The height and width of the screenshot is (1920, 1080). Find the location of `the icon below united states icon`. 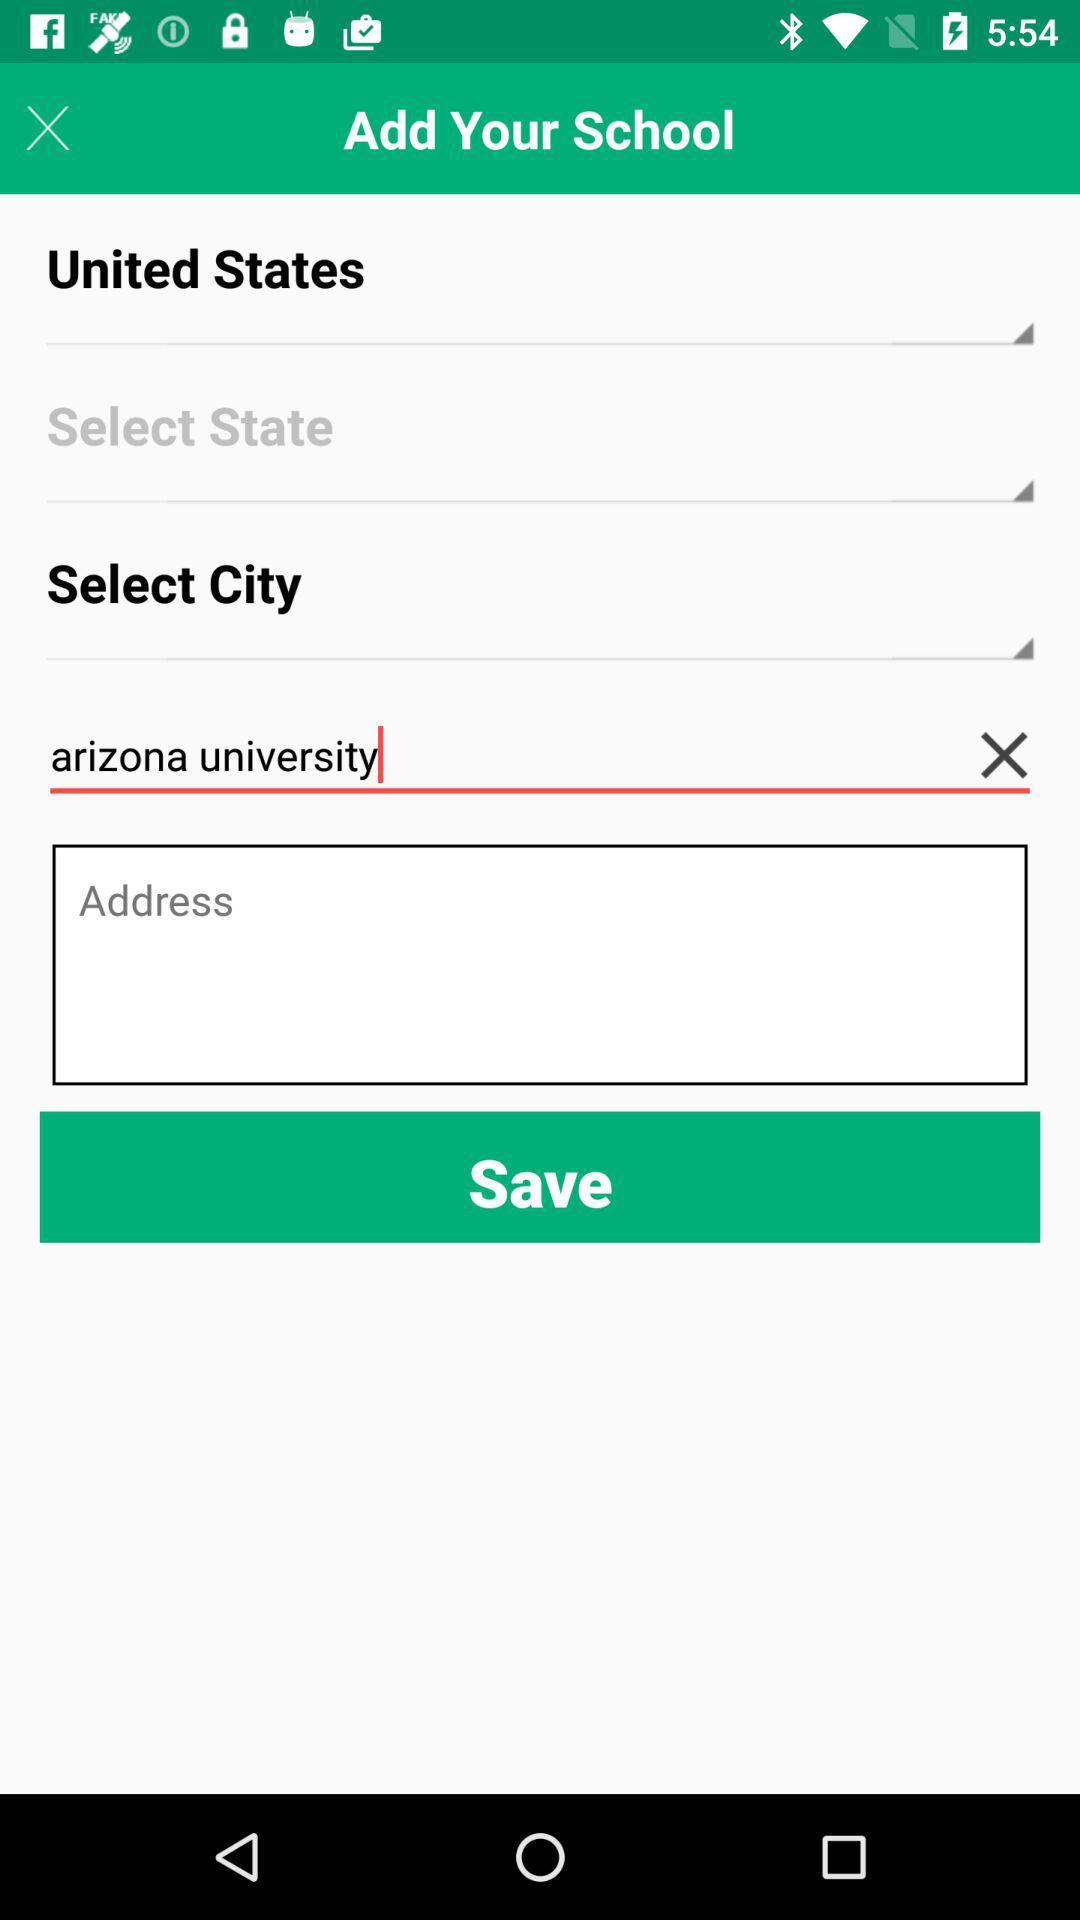

the icon below united states icon is located at coordinates (540, 442).